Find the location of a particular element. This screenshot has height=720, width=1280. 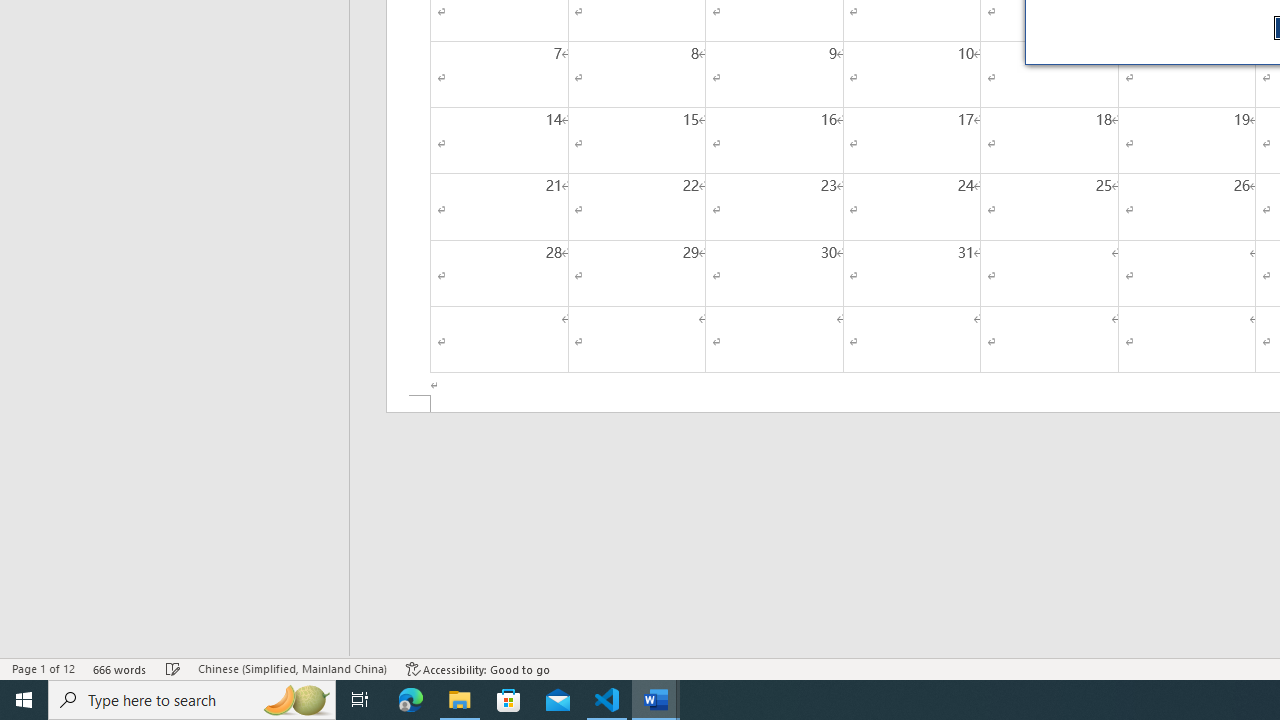

'Type here to search' is located at coordinates (192, 698).